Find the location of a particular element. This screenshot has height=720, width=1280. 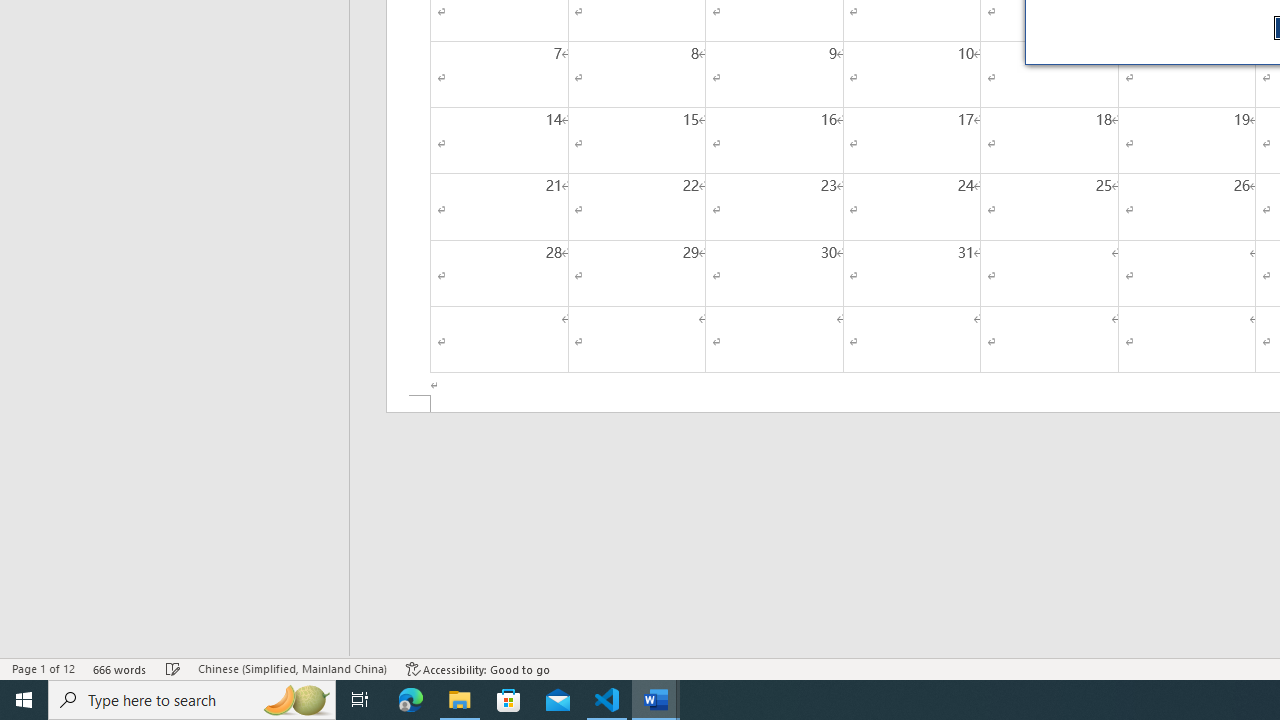

'Type here to search' is located at coordinates (192, 698).